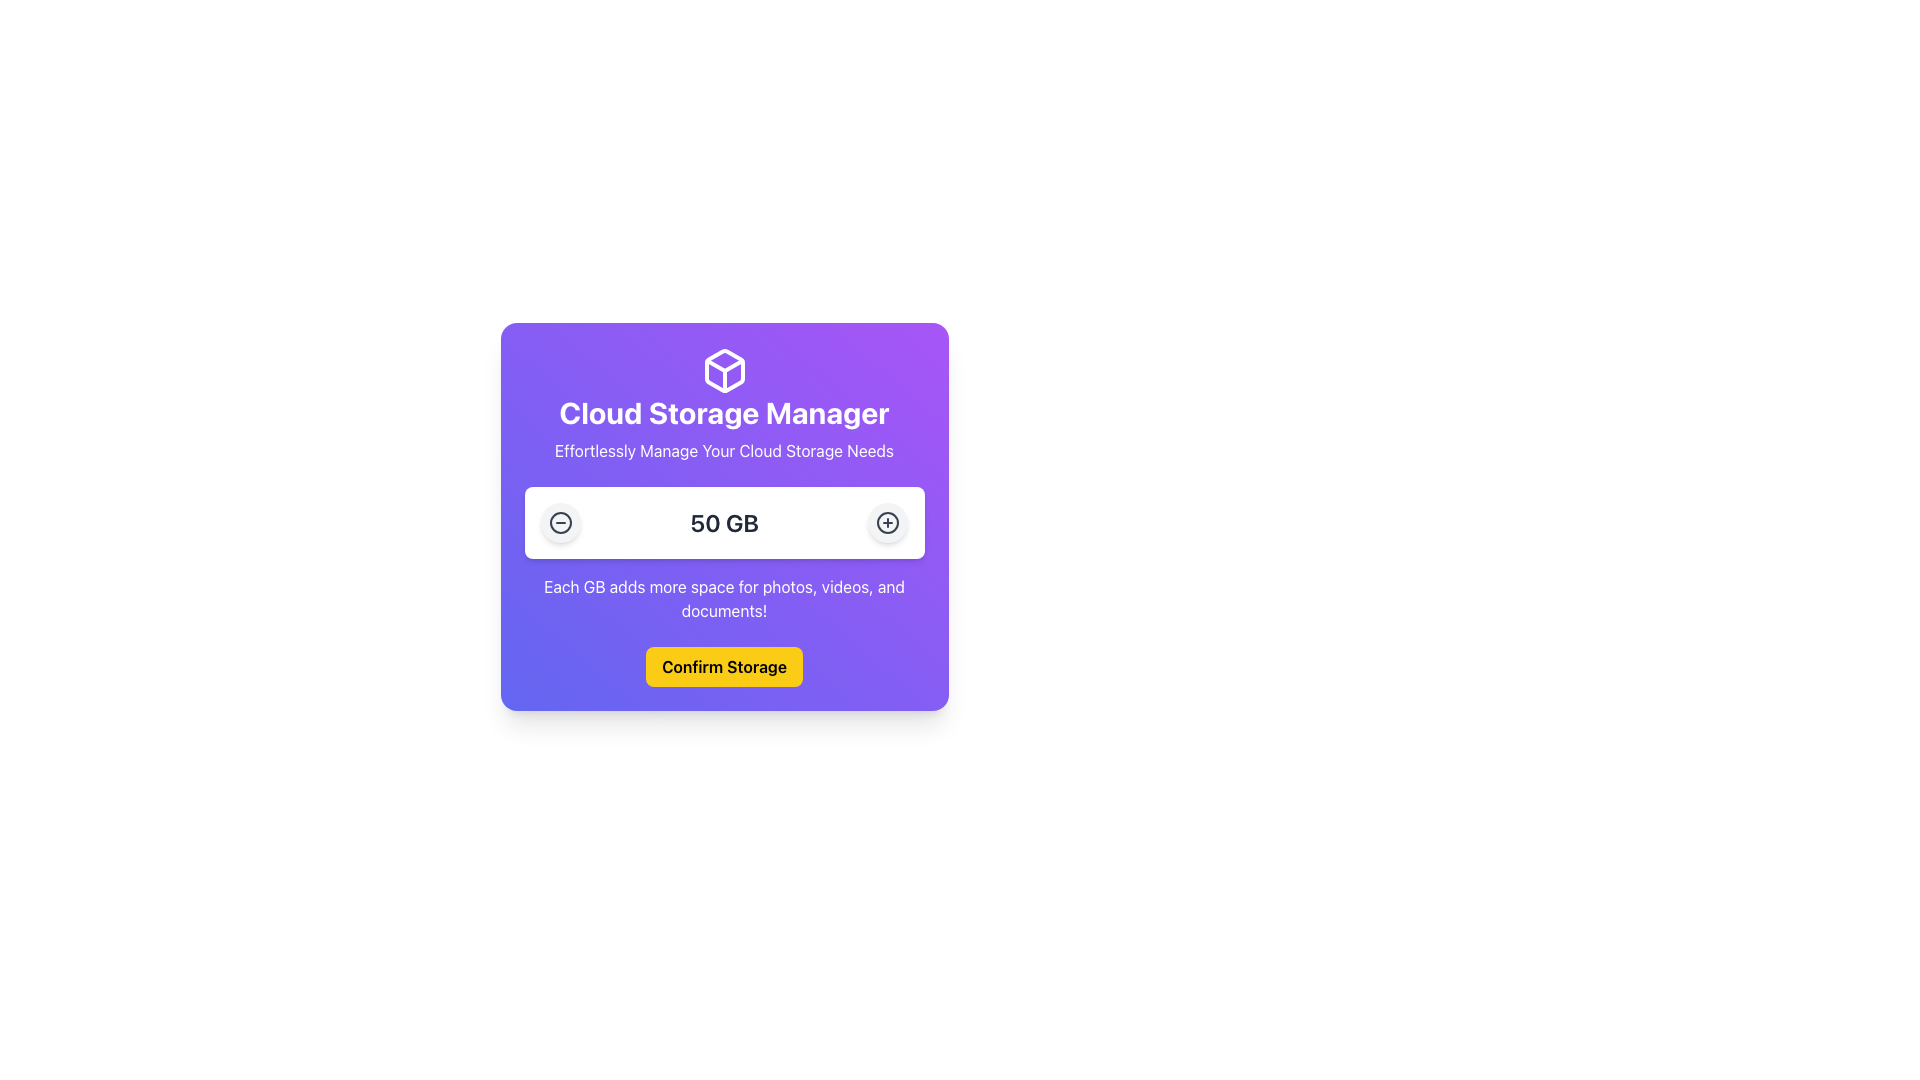 This screenshot has height=1080, width=1920. Describe the element at coordinates (560, 522) in the screenshot. I see `the button that decreases the quantity in the adjacent '50 GB' text field` at that location.